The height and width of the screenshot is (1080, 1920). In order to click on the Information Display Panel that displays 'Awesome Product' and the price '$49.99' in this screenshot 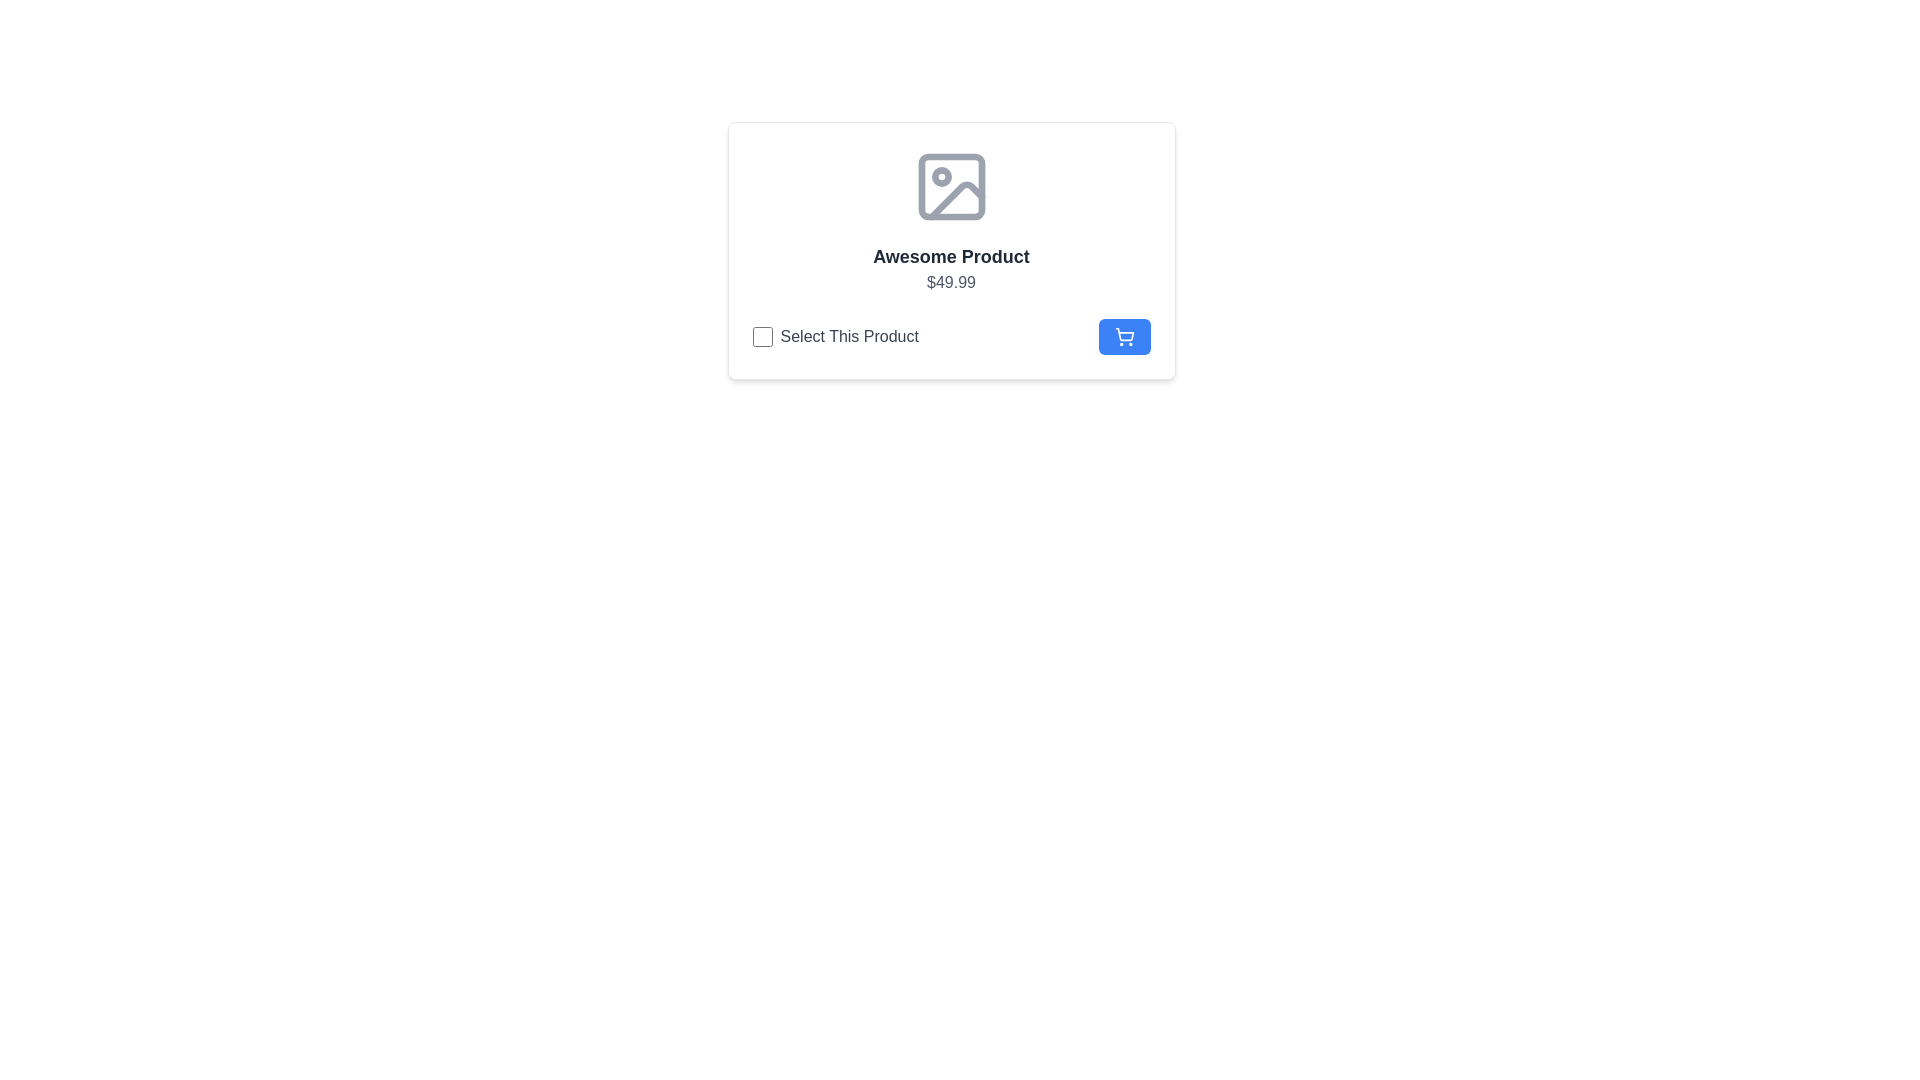, I will do `click(950, 220)`.